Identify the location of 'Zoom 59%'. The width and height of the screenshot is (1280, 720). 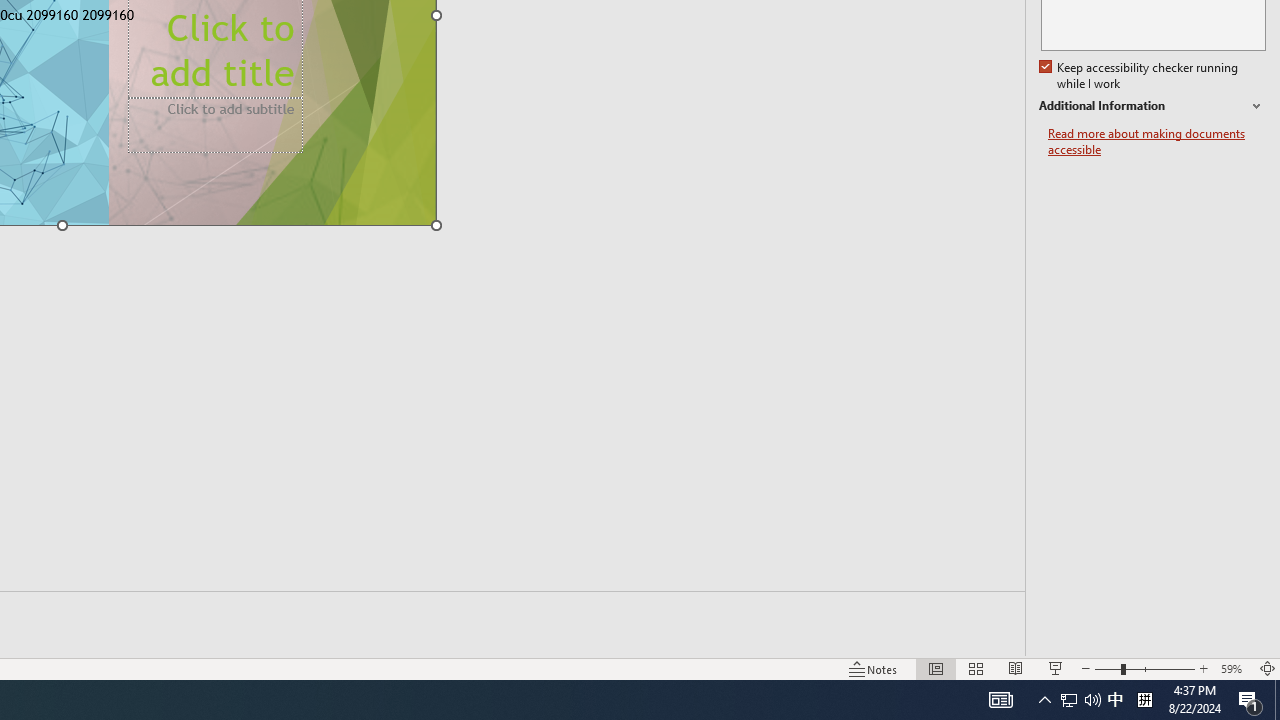
(1233, 669).